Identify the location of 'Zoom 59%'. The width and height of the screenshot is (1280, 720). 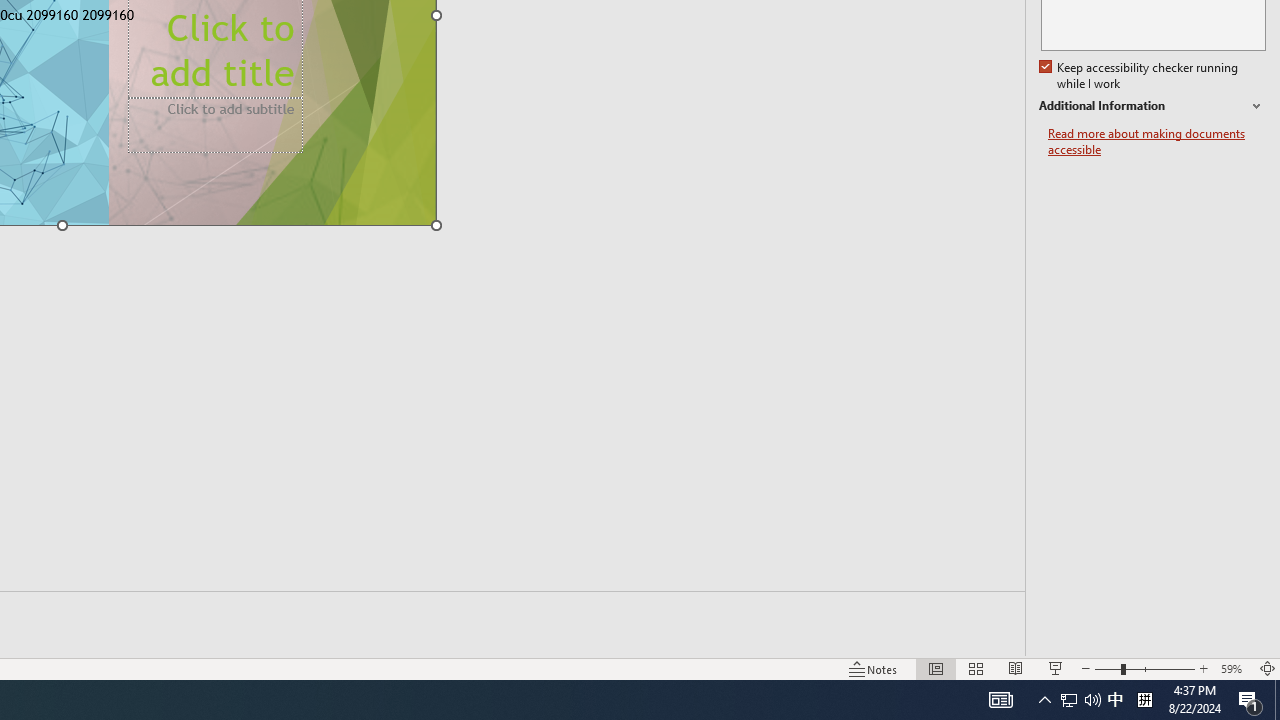
(1233, 669).